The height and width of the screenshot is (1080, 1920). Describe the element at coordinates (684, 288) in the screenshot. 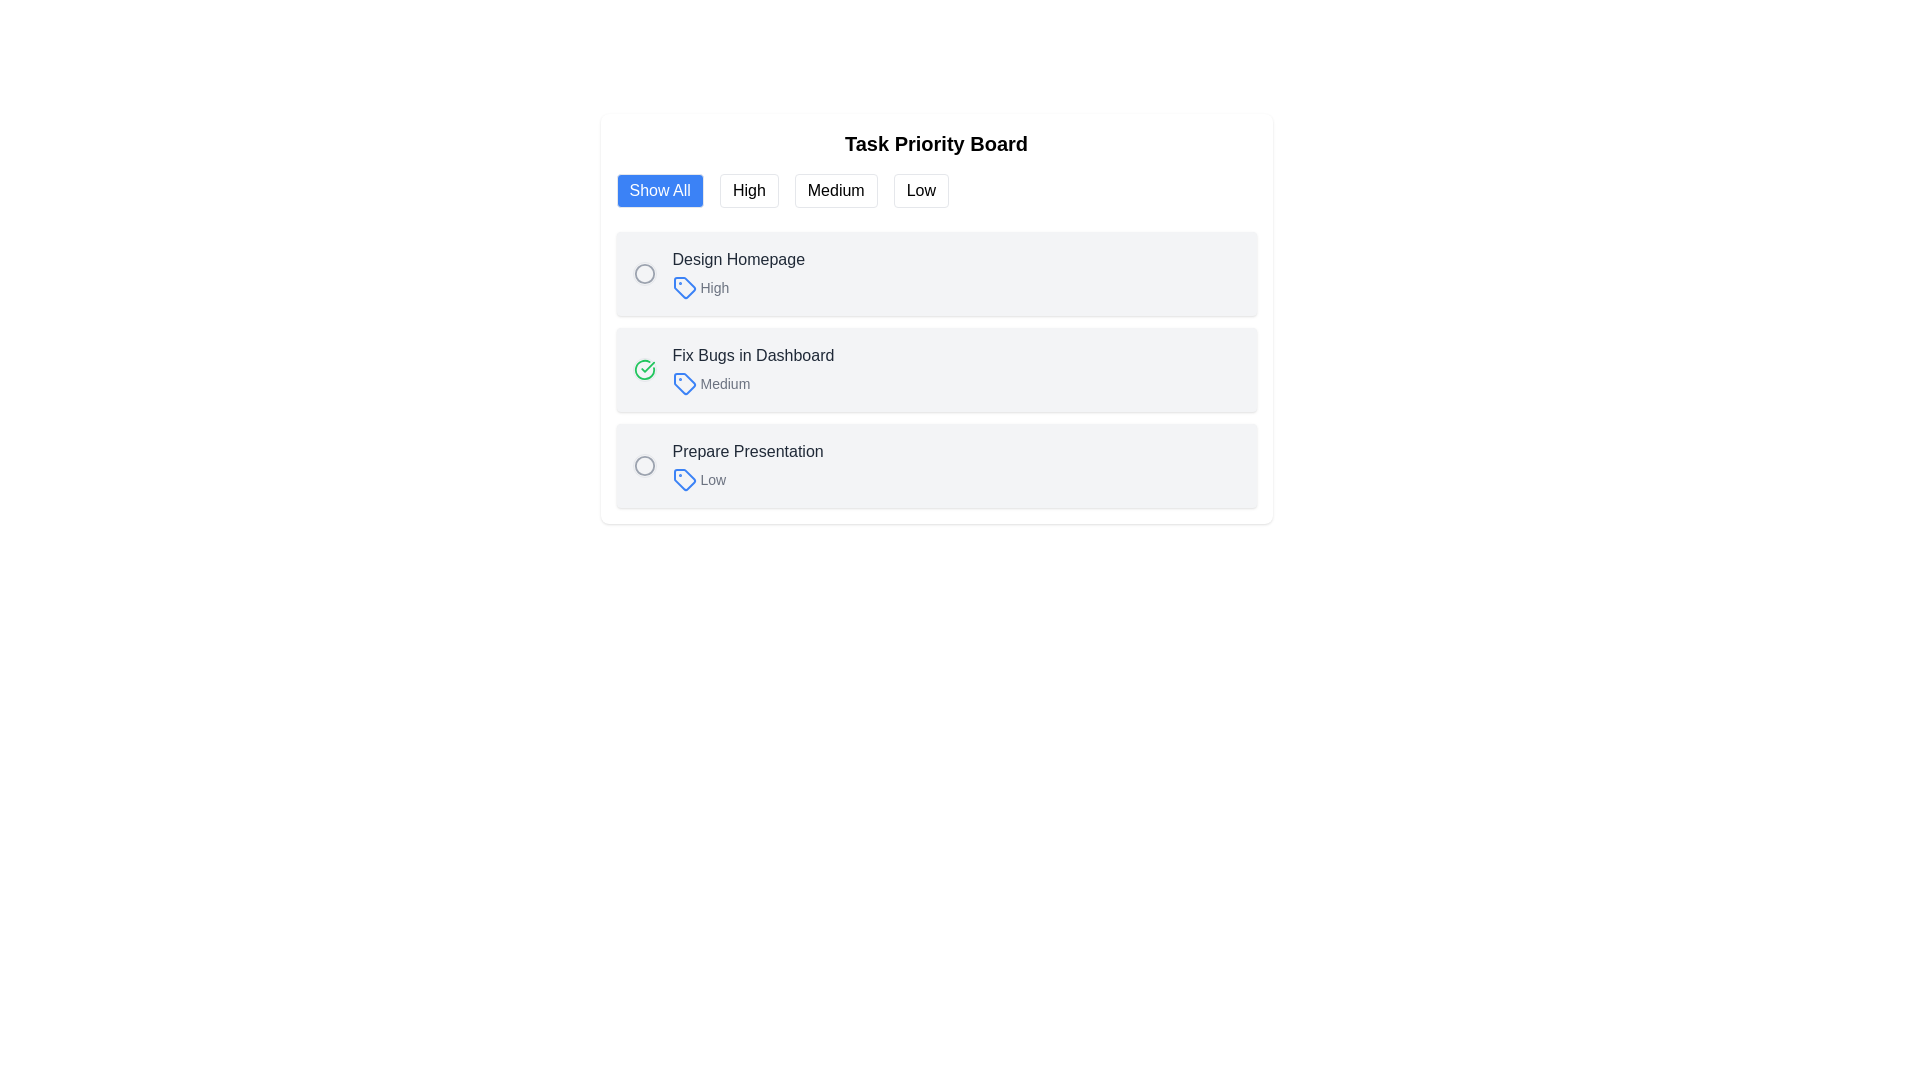

I see `the small graphical icon resembling a tag with a blue outline that is associated with the text 'High' in the 'Design Homepage' task list` at that location.